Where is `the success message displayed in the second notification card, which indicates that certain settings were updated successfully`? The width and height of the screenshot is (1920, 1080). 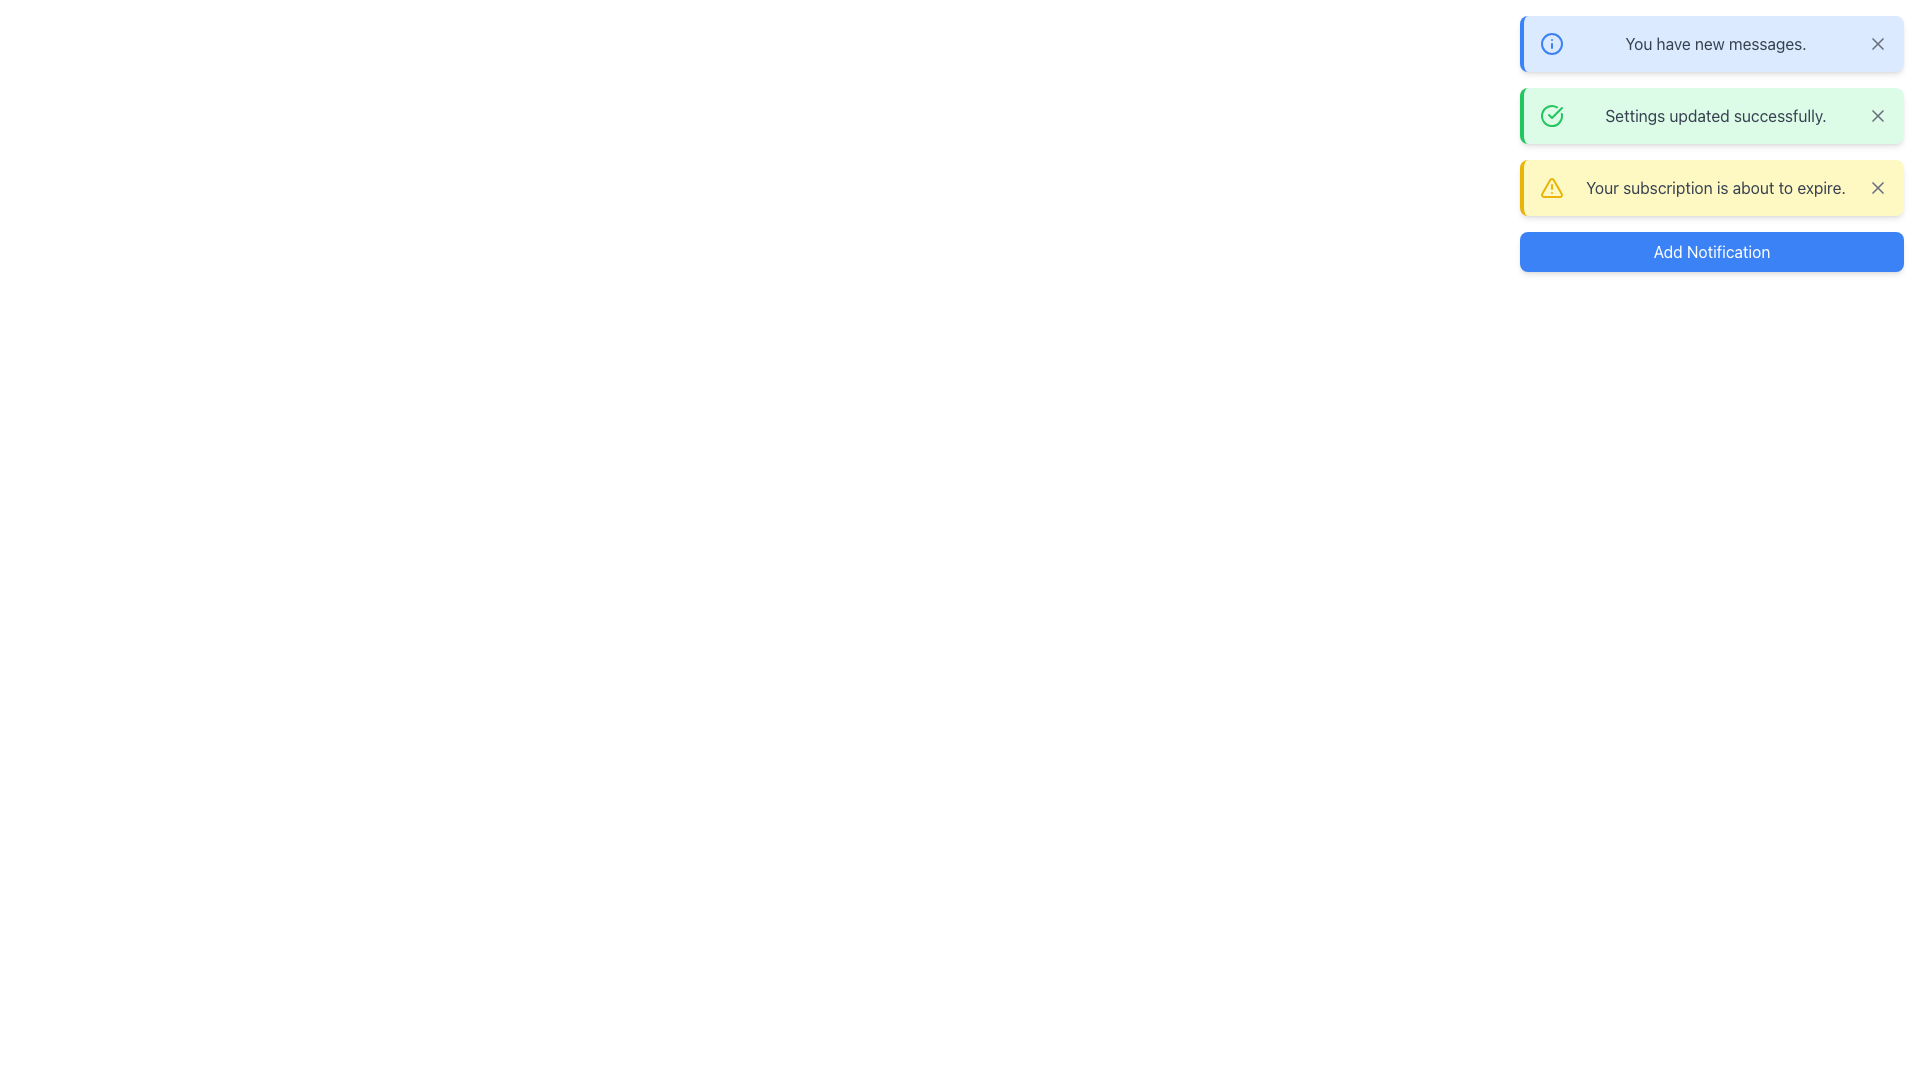 the success message displayed in the second notification card, which indicates that certain settings were updated successfully is located at coordinates (1715, 115).